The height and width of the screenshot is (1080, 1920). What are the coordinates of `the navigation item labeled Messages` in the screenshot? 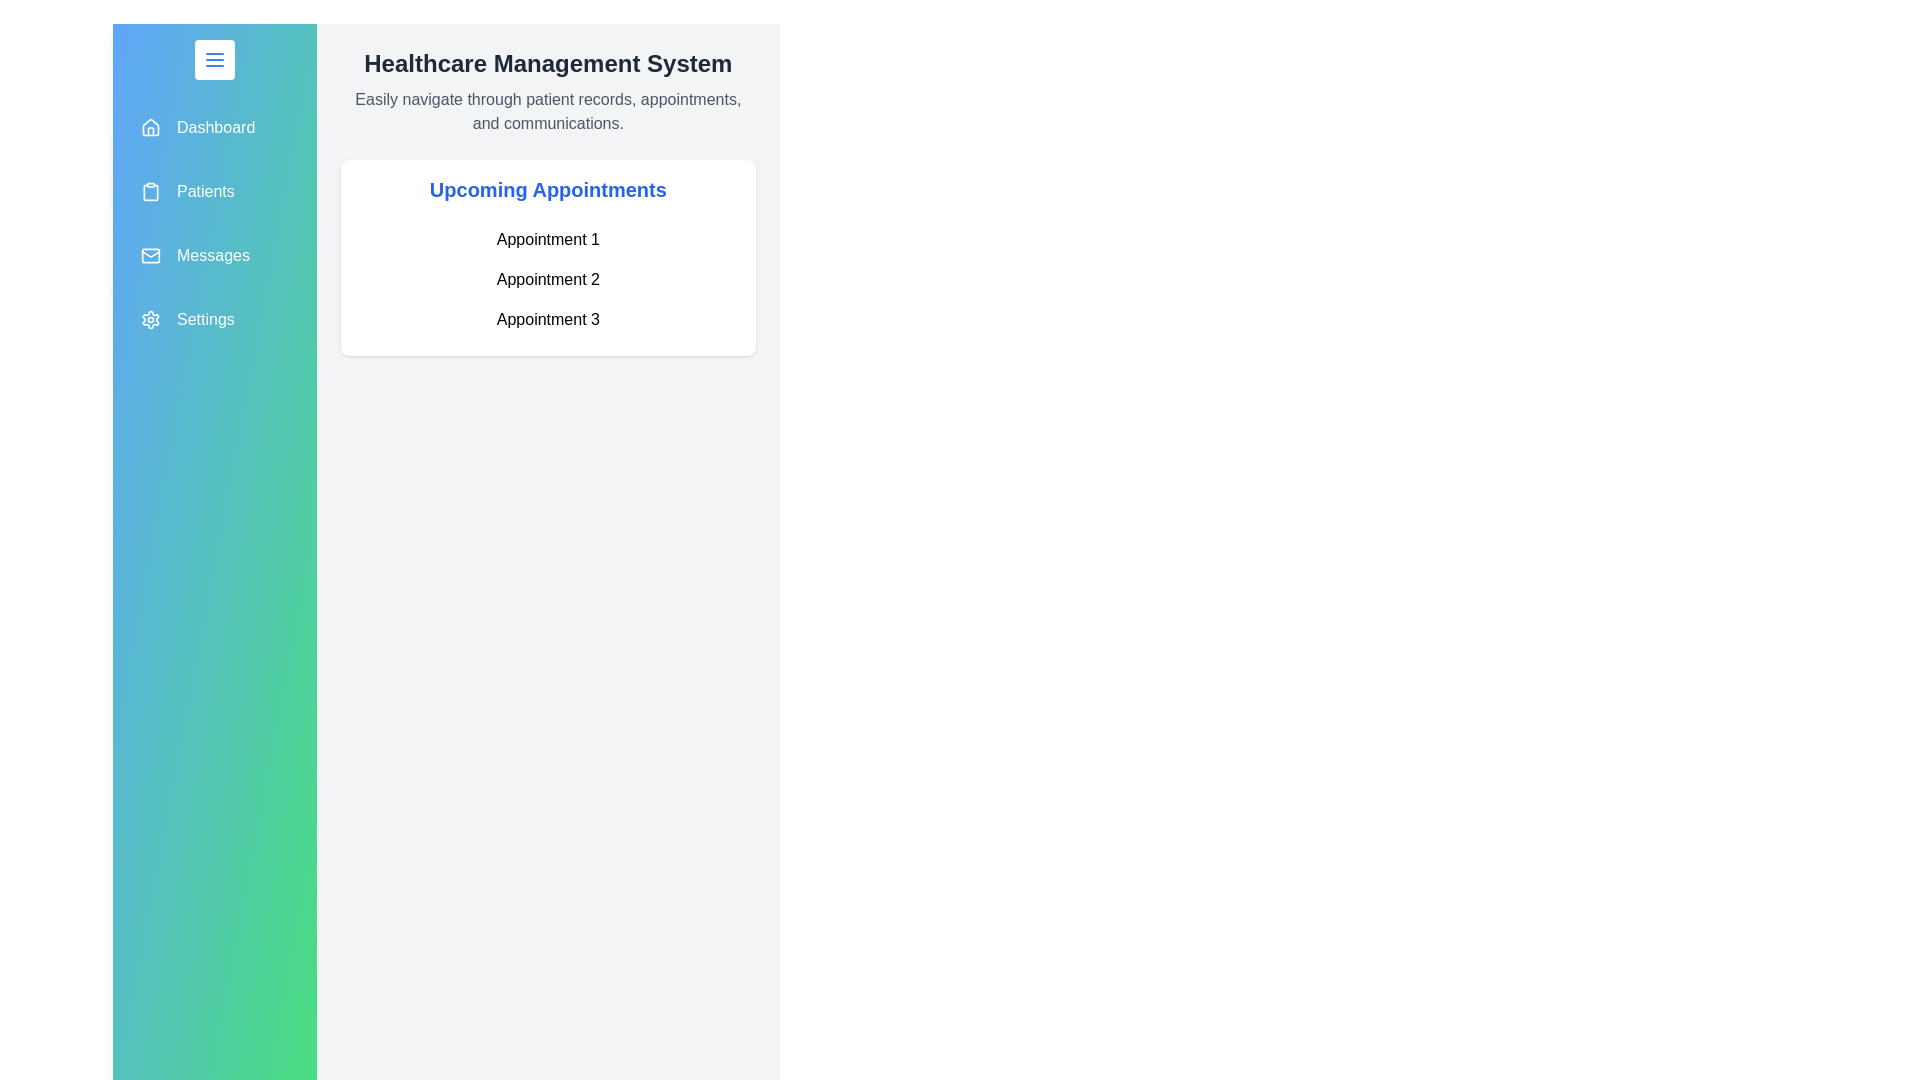 It's located at (214, 254).